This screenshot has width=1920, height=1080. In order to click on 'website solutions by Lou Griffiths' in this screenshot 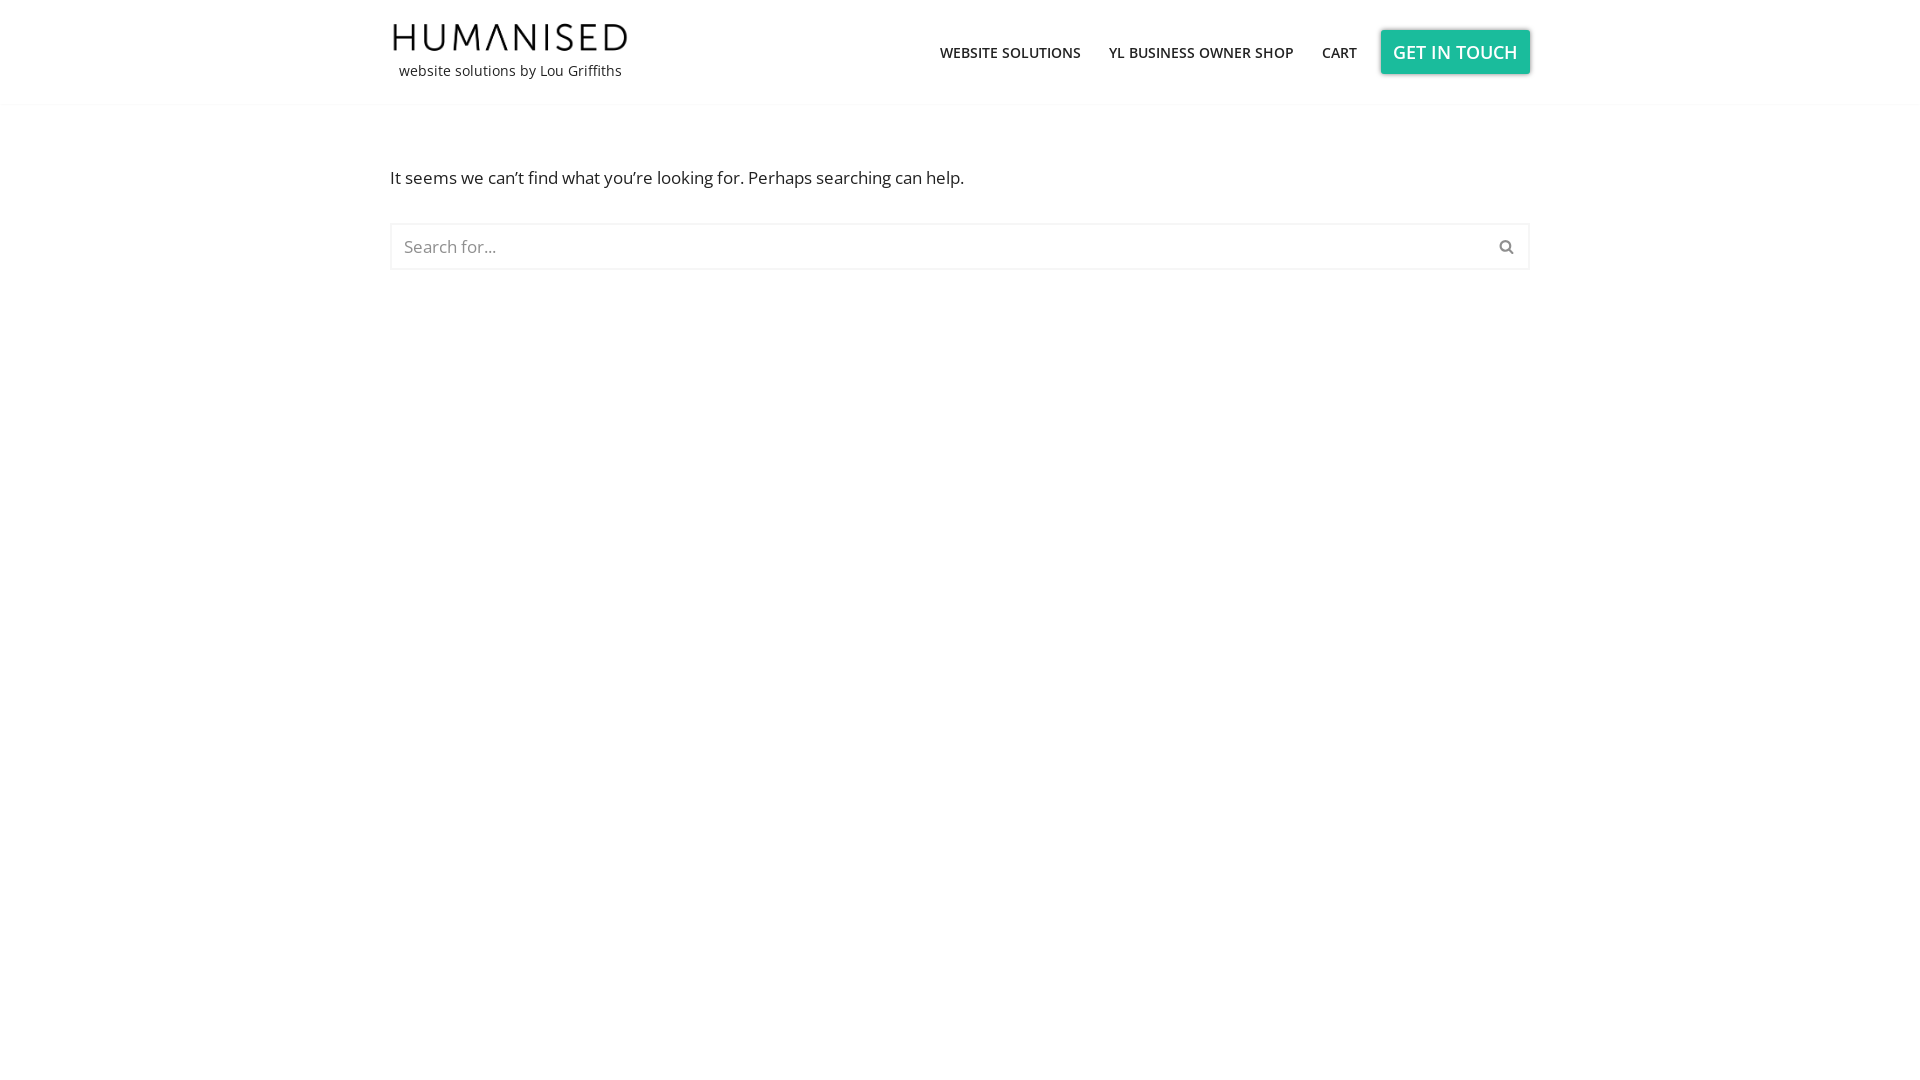, I will do `click(509, 50)`.